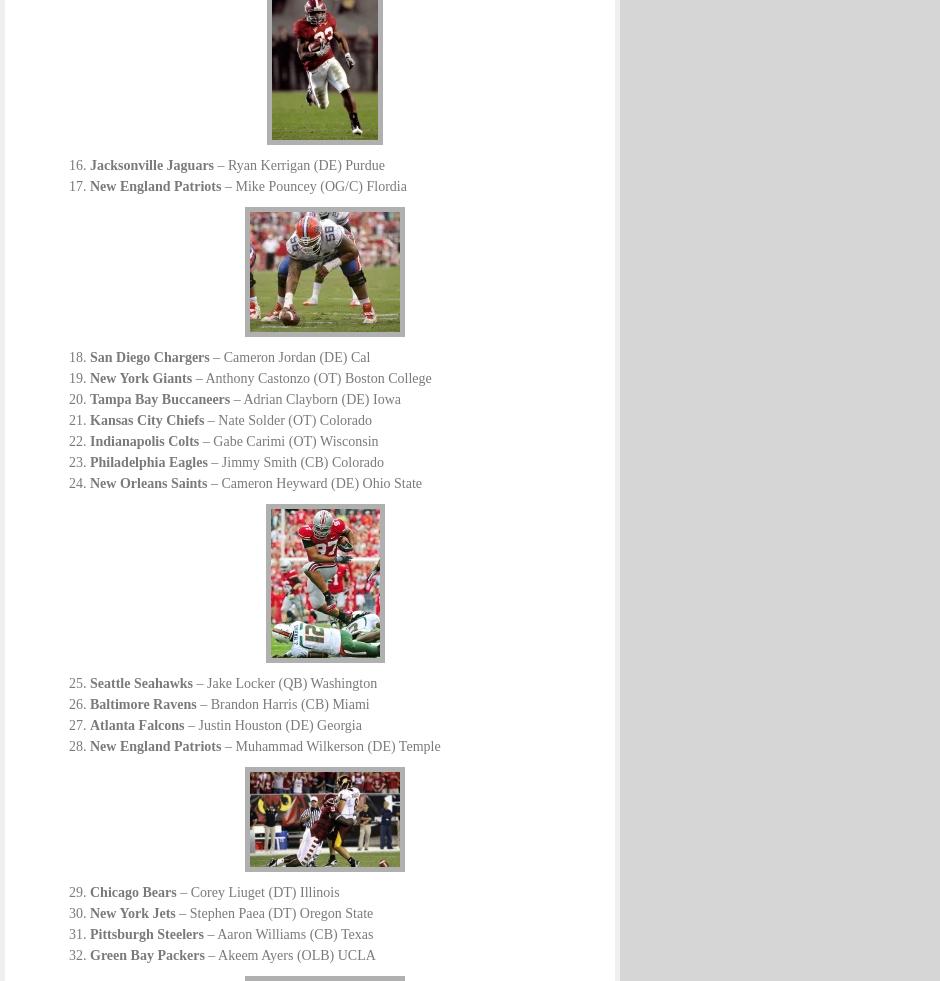 The image size is (940, 981). What do you see at coordinates (288, 356) in the screenshot?
I see `'– Cameron Jordan (DE) Cal'` at bounding box center [288, 356].